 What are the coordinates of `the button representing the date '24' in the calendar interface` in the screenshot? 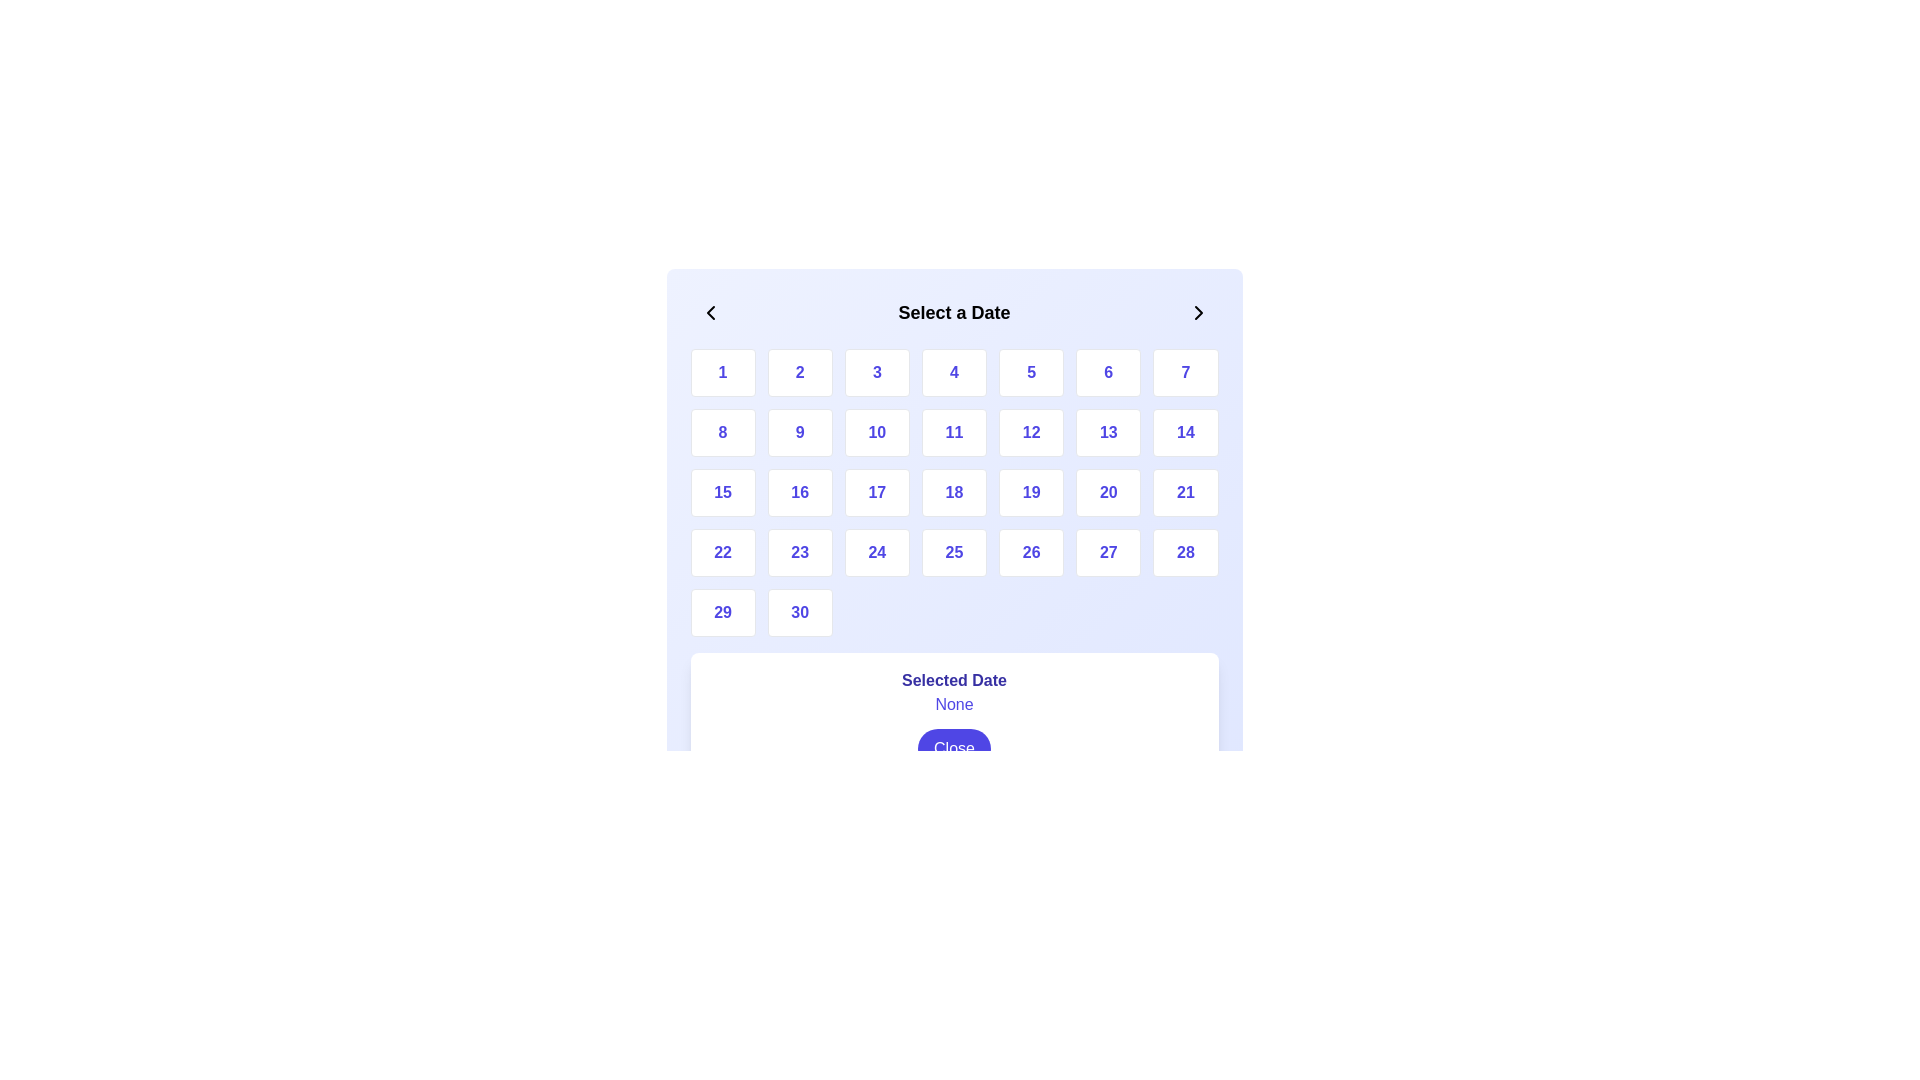 It's located at (877, 552).